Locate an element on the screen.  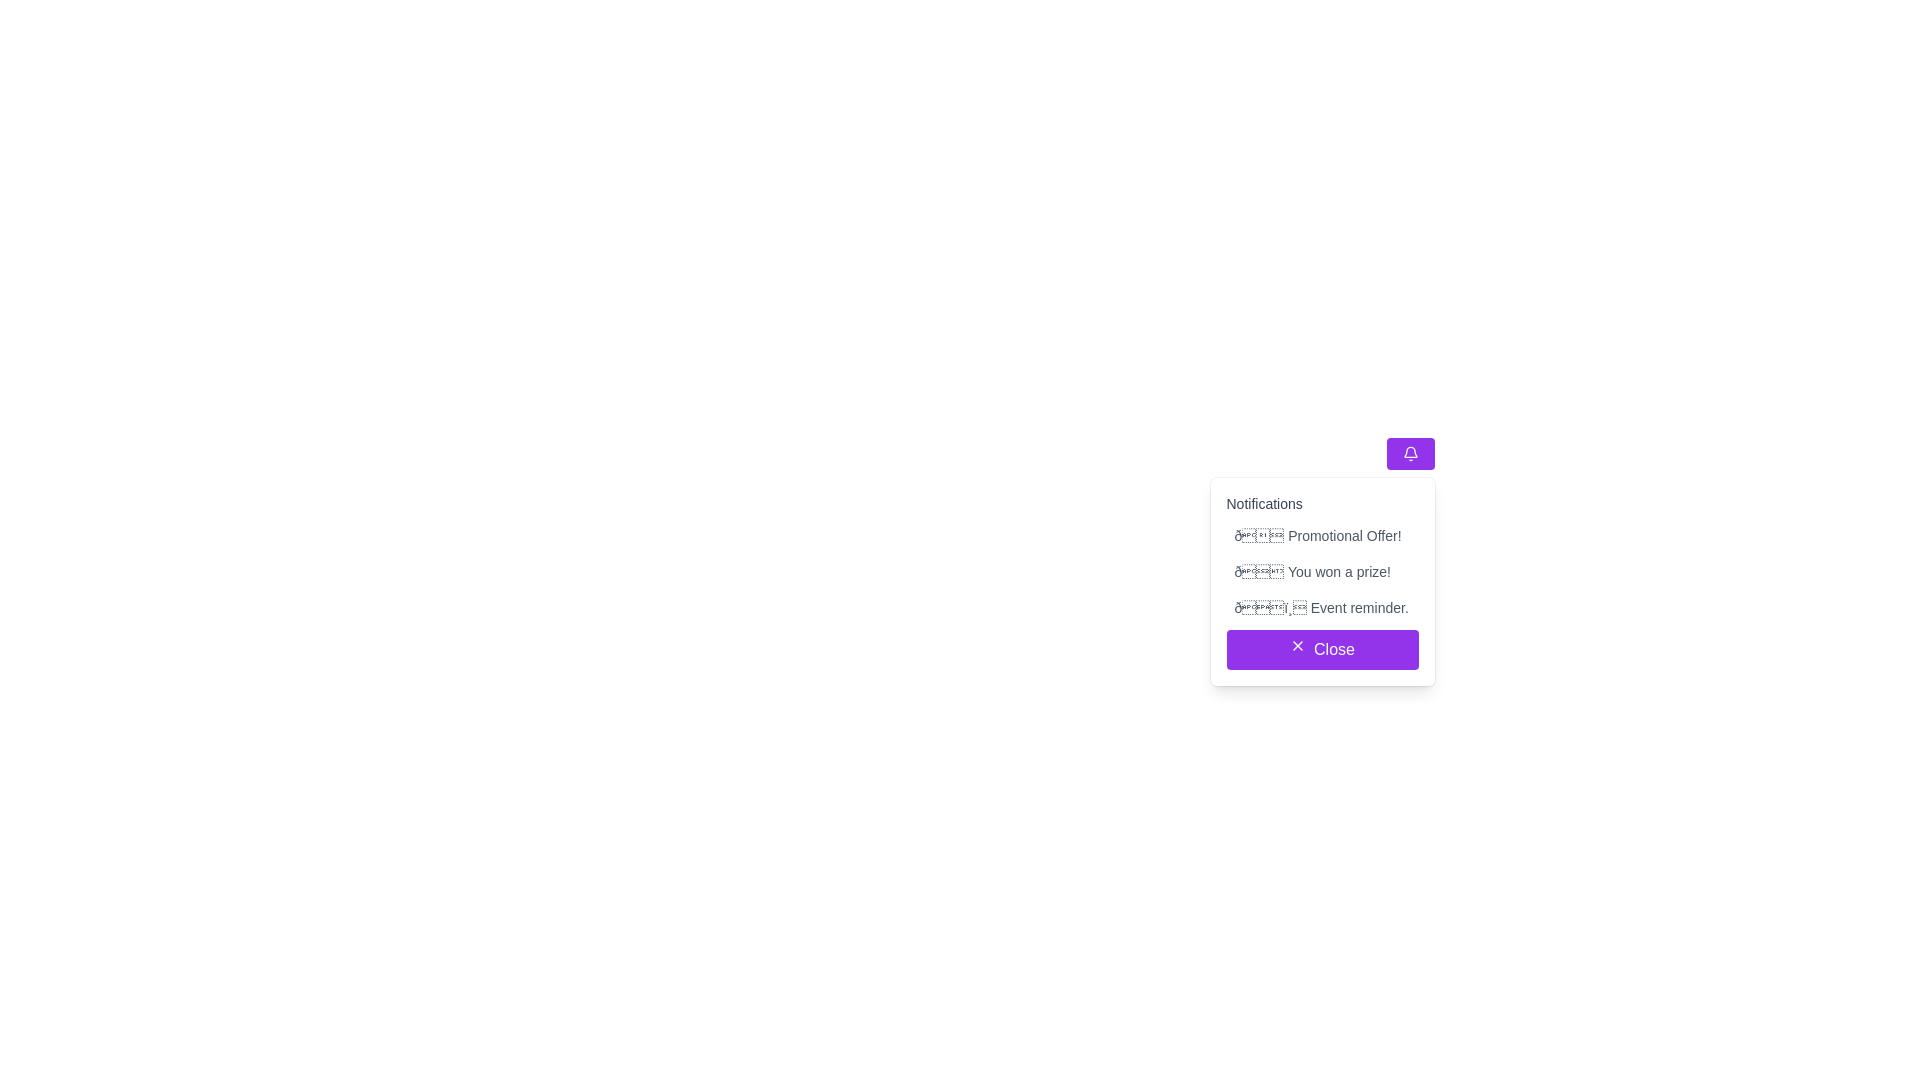
the 'X' icon located on the left side of the 'Close' text within the purple rectangular button at the bottom of the notification card is located at coordinates (1297, 645).